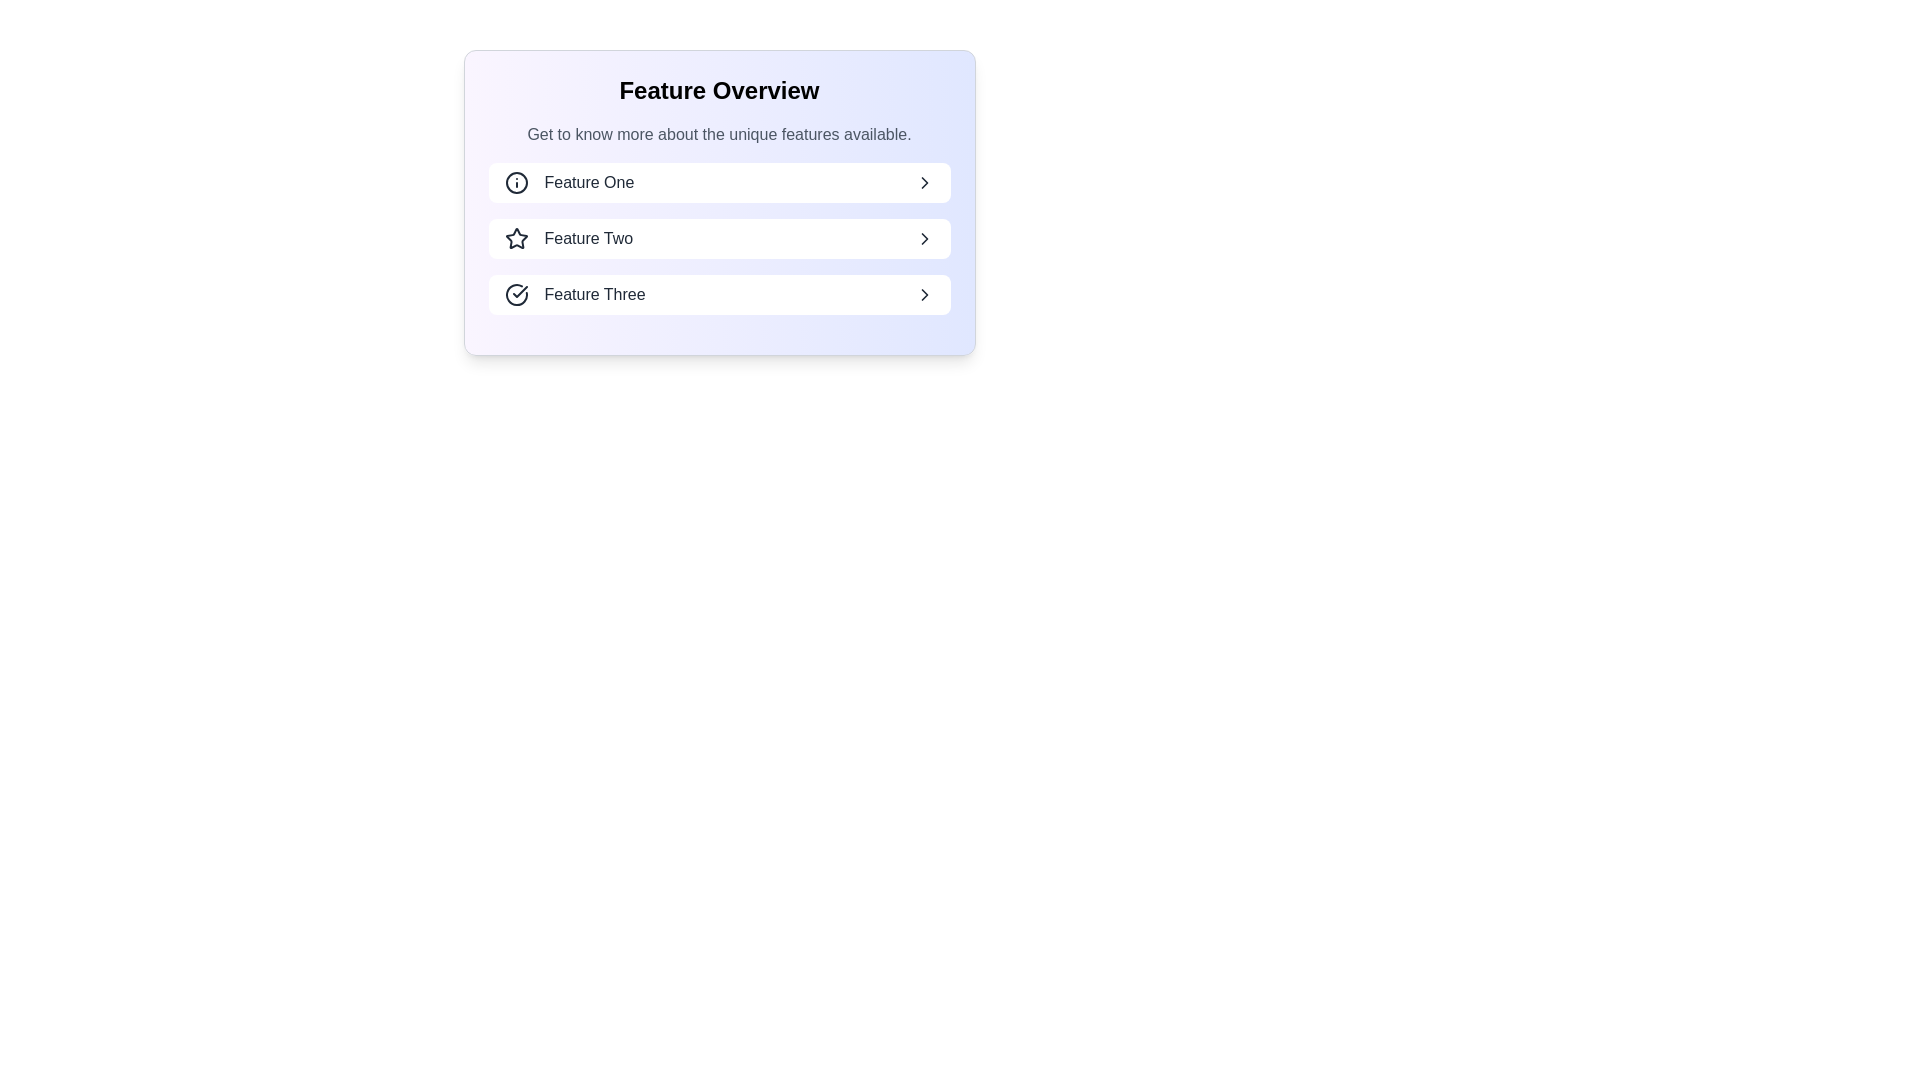 This screenshot has width=1920, height=1080. What do you see at coordinates (923, 182) in the screenshot?
I see `the right-pointing chevron icon located at the far right of the 'Feature One' list item in the 'Feature Overview' section` at bounding box center [923, 182].